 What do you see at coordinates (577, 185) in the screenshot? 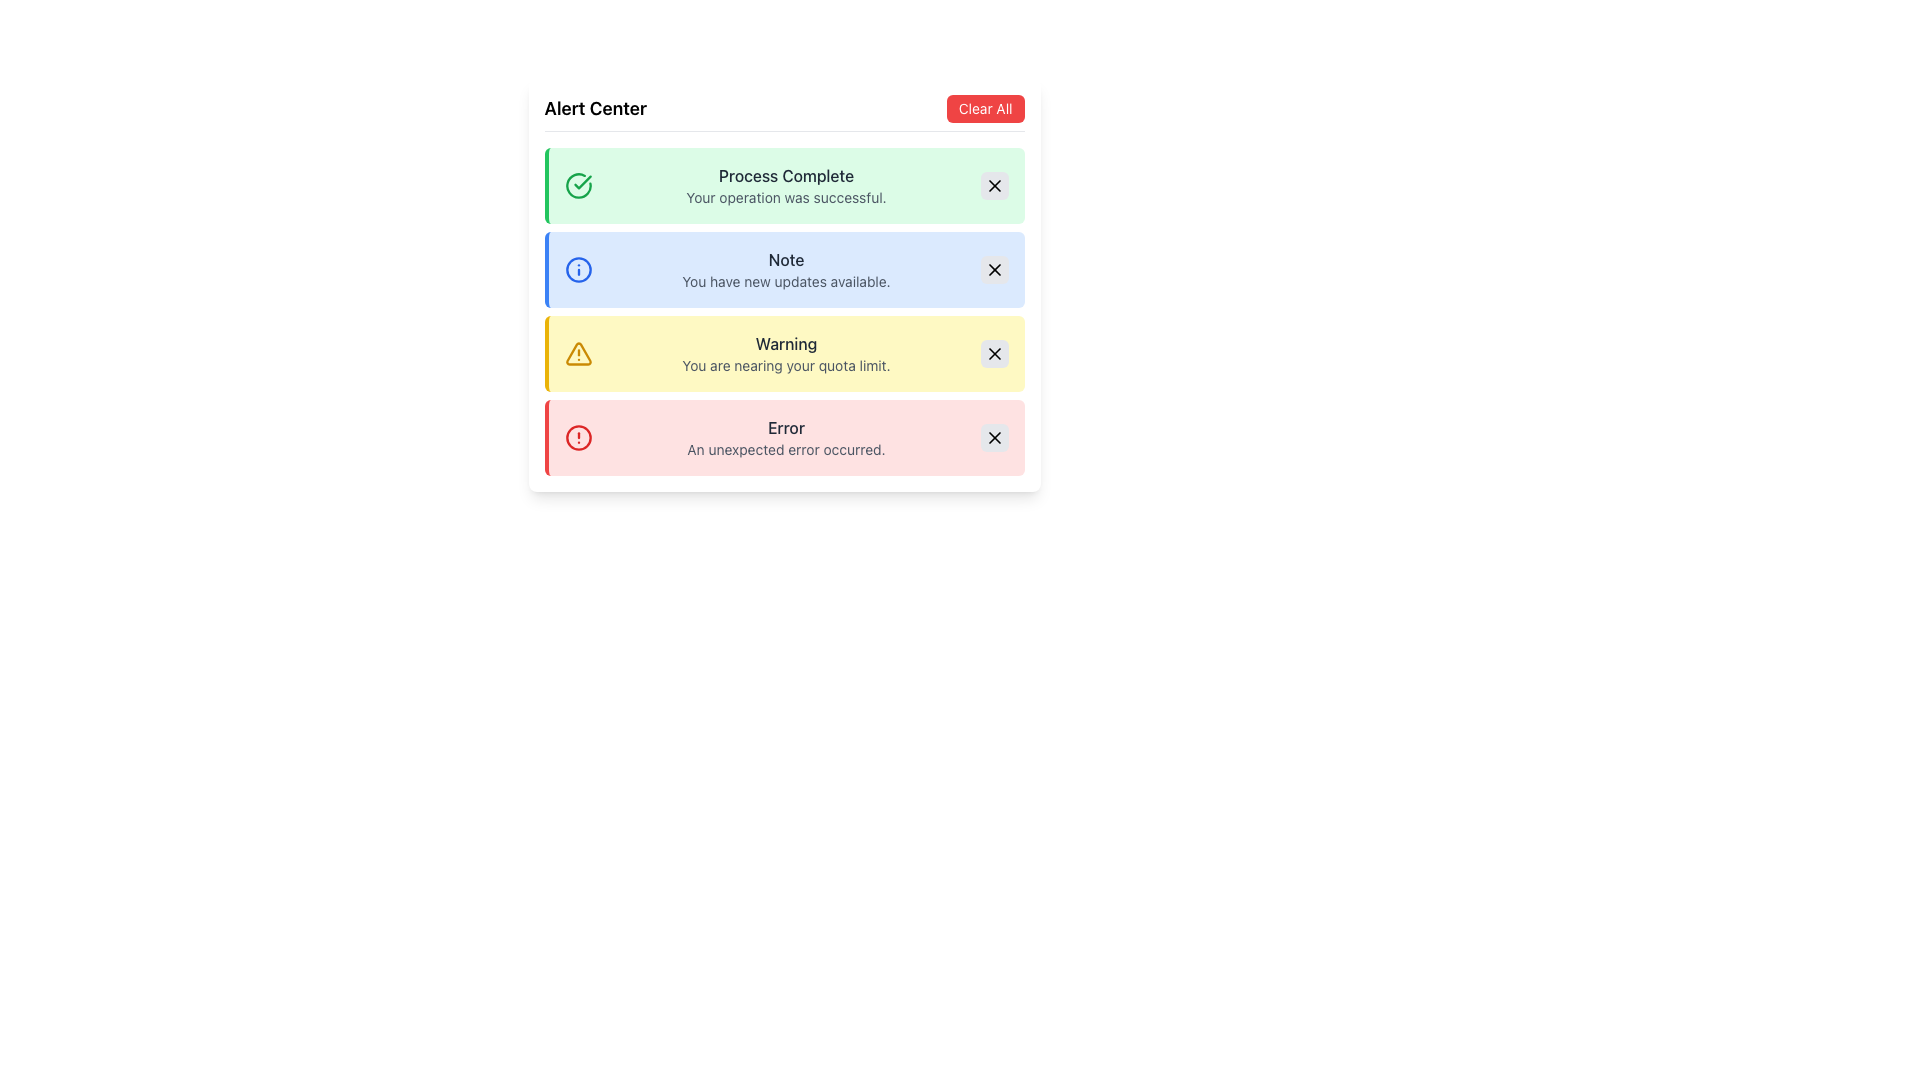
I see `the circular checkmark icon with a green outline and a white background located inside the green notification panel indicating that the process is complete` at bounding box center [577, 185].